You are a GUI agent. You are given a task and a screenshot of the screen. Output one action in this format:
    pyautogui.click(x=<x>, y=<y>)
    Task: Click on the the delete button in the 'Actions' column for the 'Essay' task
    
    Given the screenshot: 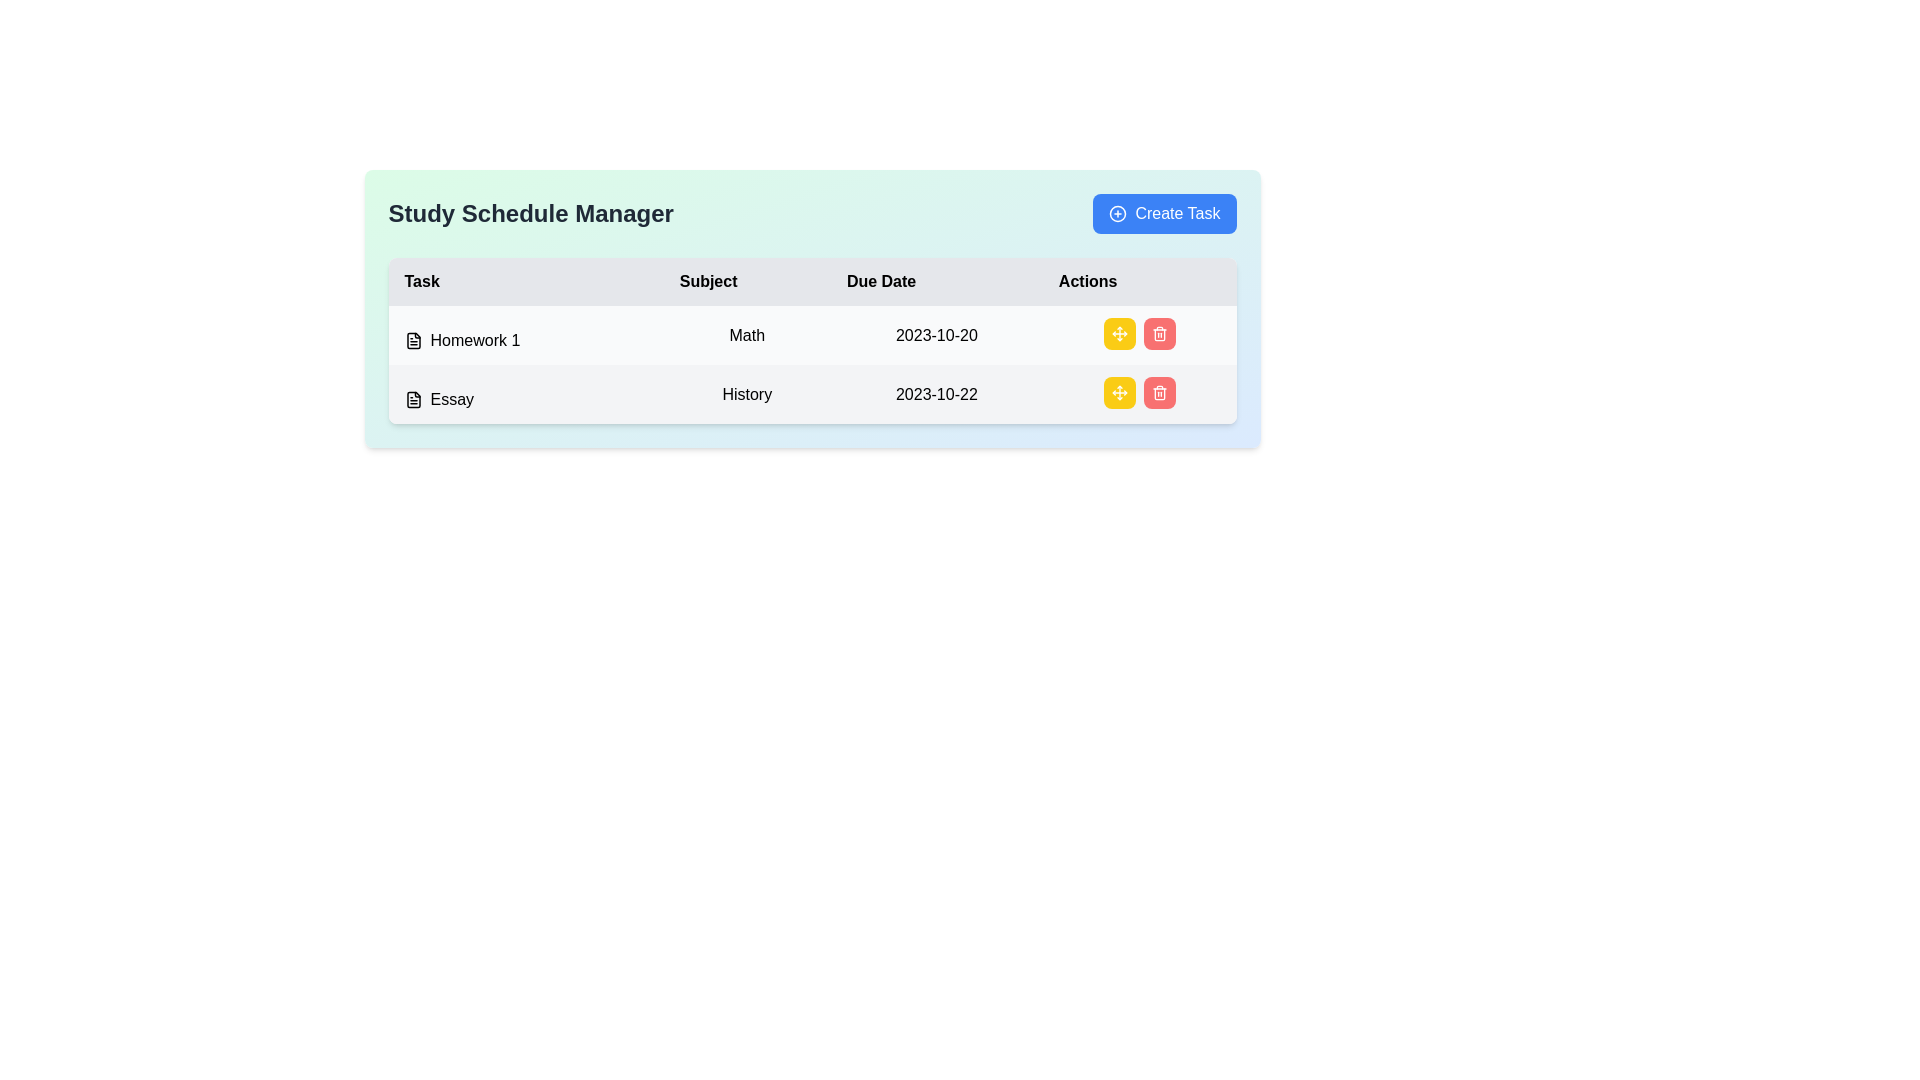 What is the action you would take?
    pyautogui.click(x=1159, y=393)
    